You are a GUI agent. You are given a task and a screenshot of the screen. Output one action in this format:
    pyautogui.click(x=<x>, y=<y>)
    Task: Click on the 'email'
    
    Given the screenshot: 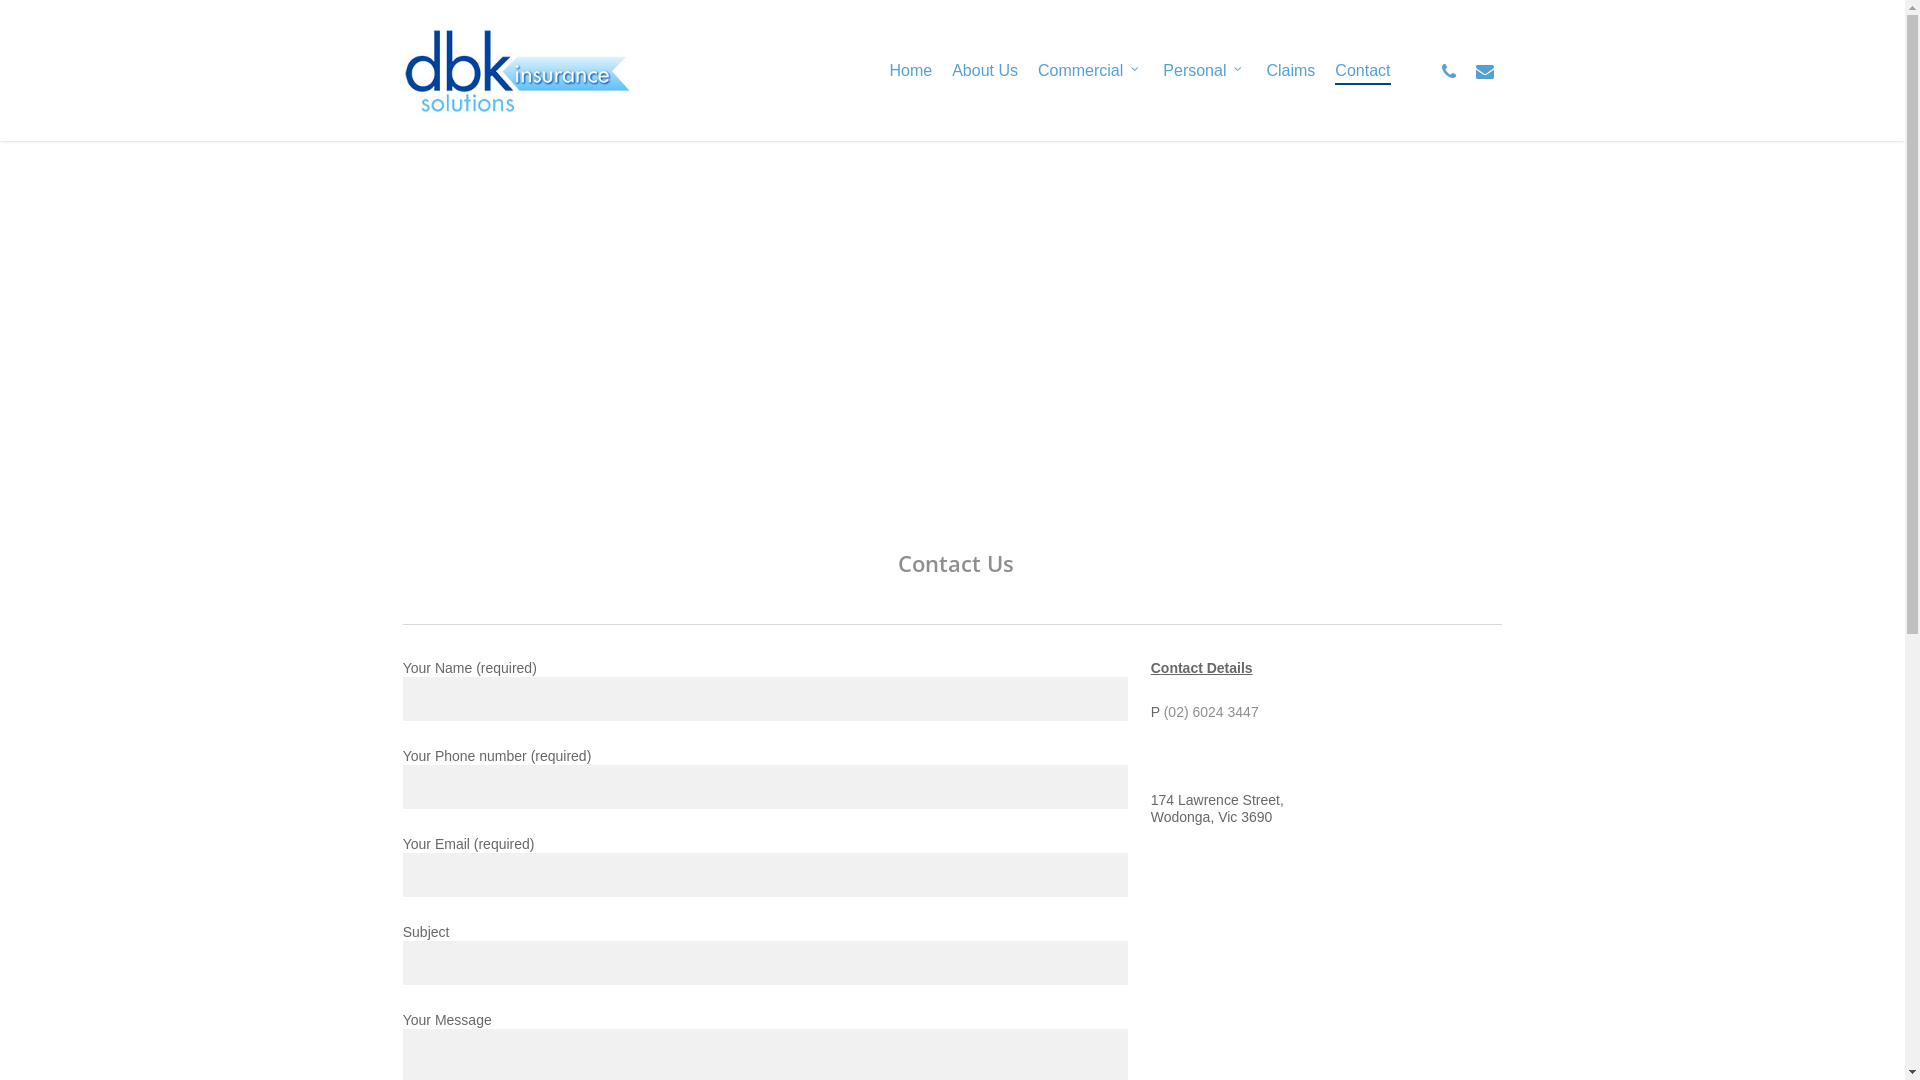 What is the action you would take?
    pyautogui.click(x=1483, y=69)
    